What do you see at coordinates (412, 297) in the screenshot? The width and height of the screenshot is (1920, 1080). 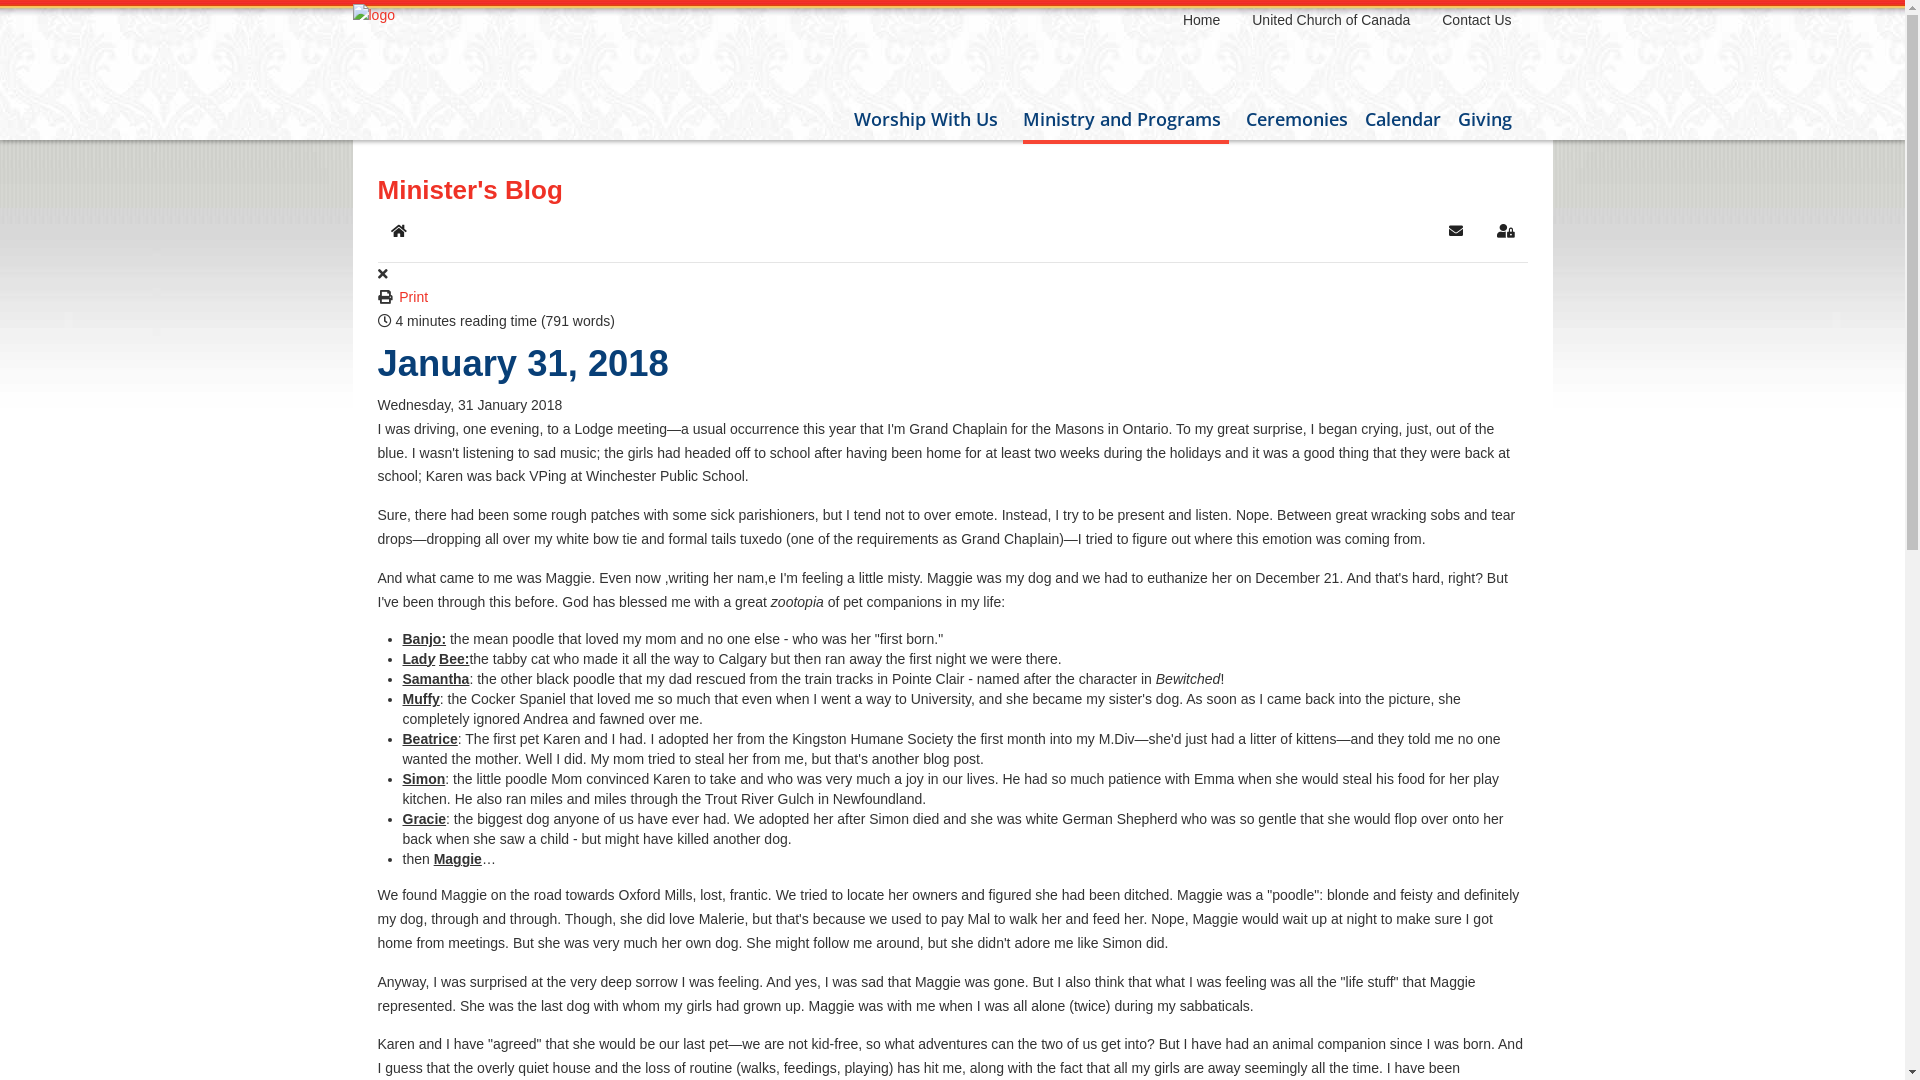 I see `'Print'` at bounding box center [412, 297].